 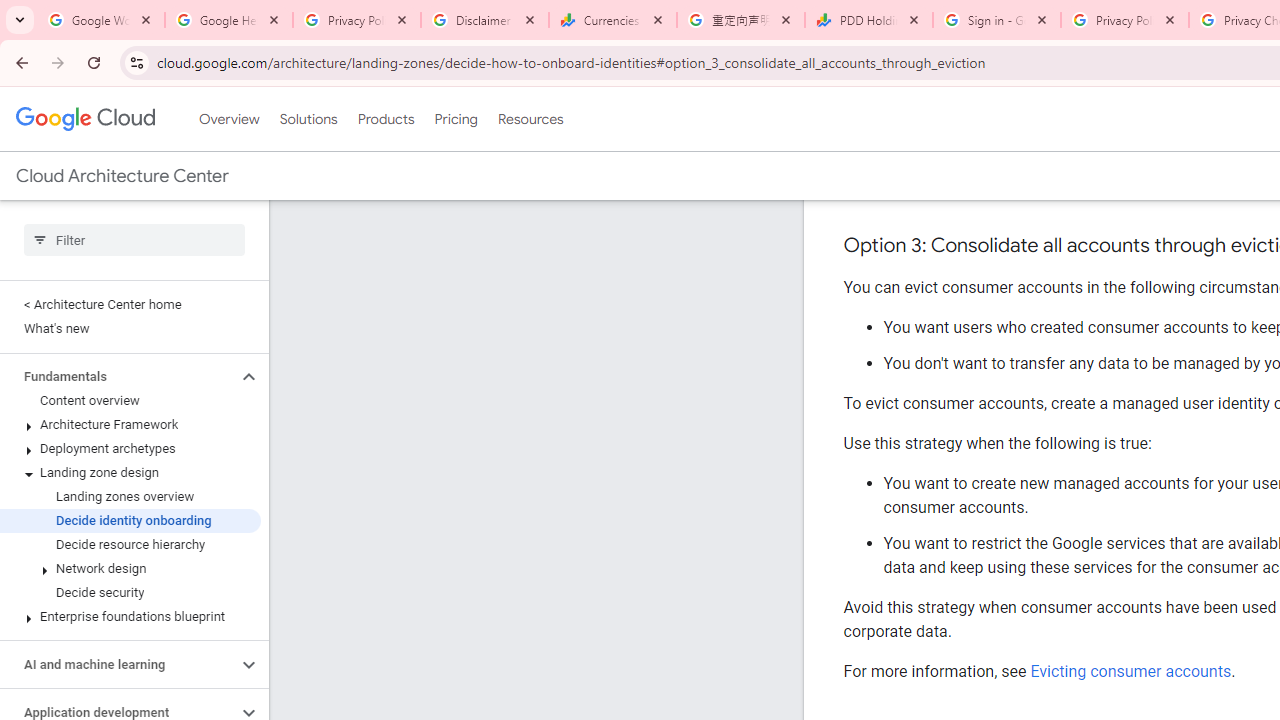 What do you see at coordinates (121, 175) in the screenshot?
I see `'Cloud Architecture Center'` at bounding box center [121, 175].